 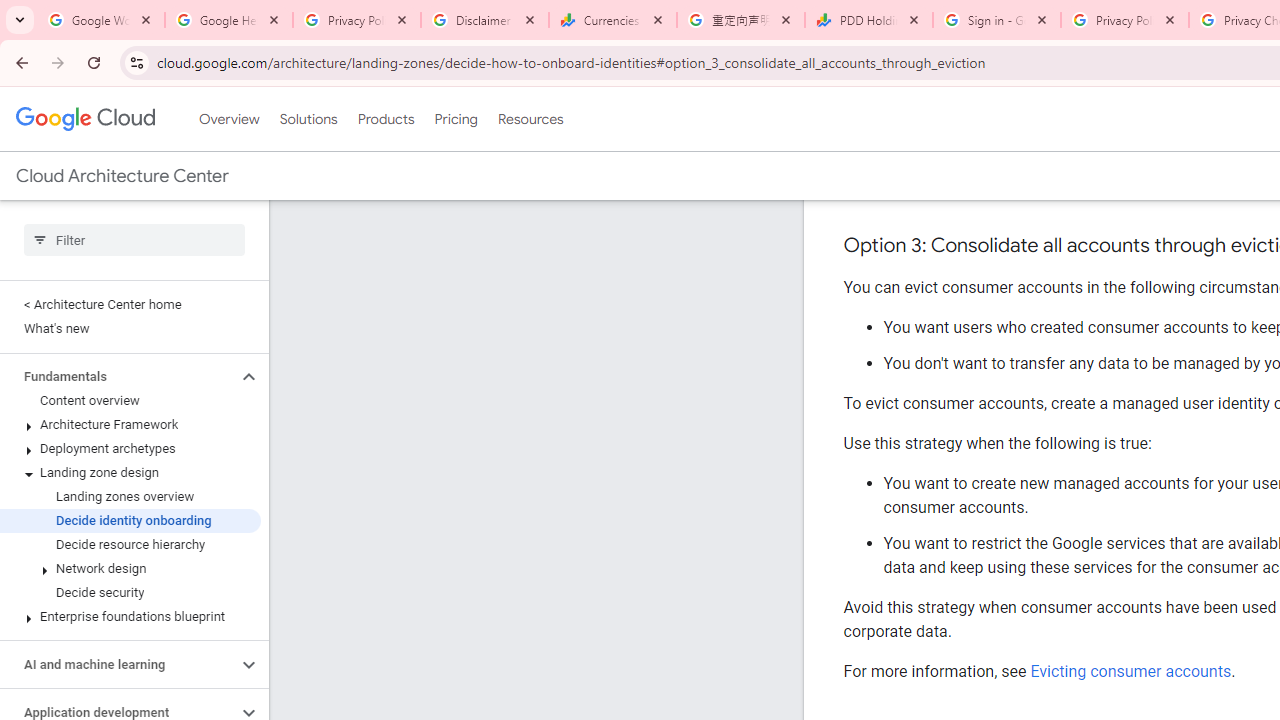 What do you see at coordinates (121, 175) in the screenshot?
I see `'Cloud Architecture Center'` at bounding box center [121, 175].